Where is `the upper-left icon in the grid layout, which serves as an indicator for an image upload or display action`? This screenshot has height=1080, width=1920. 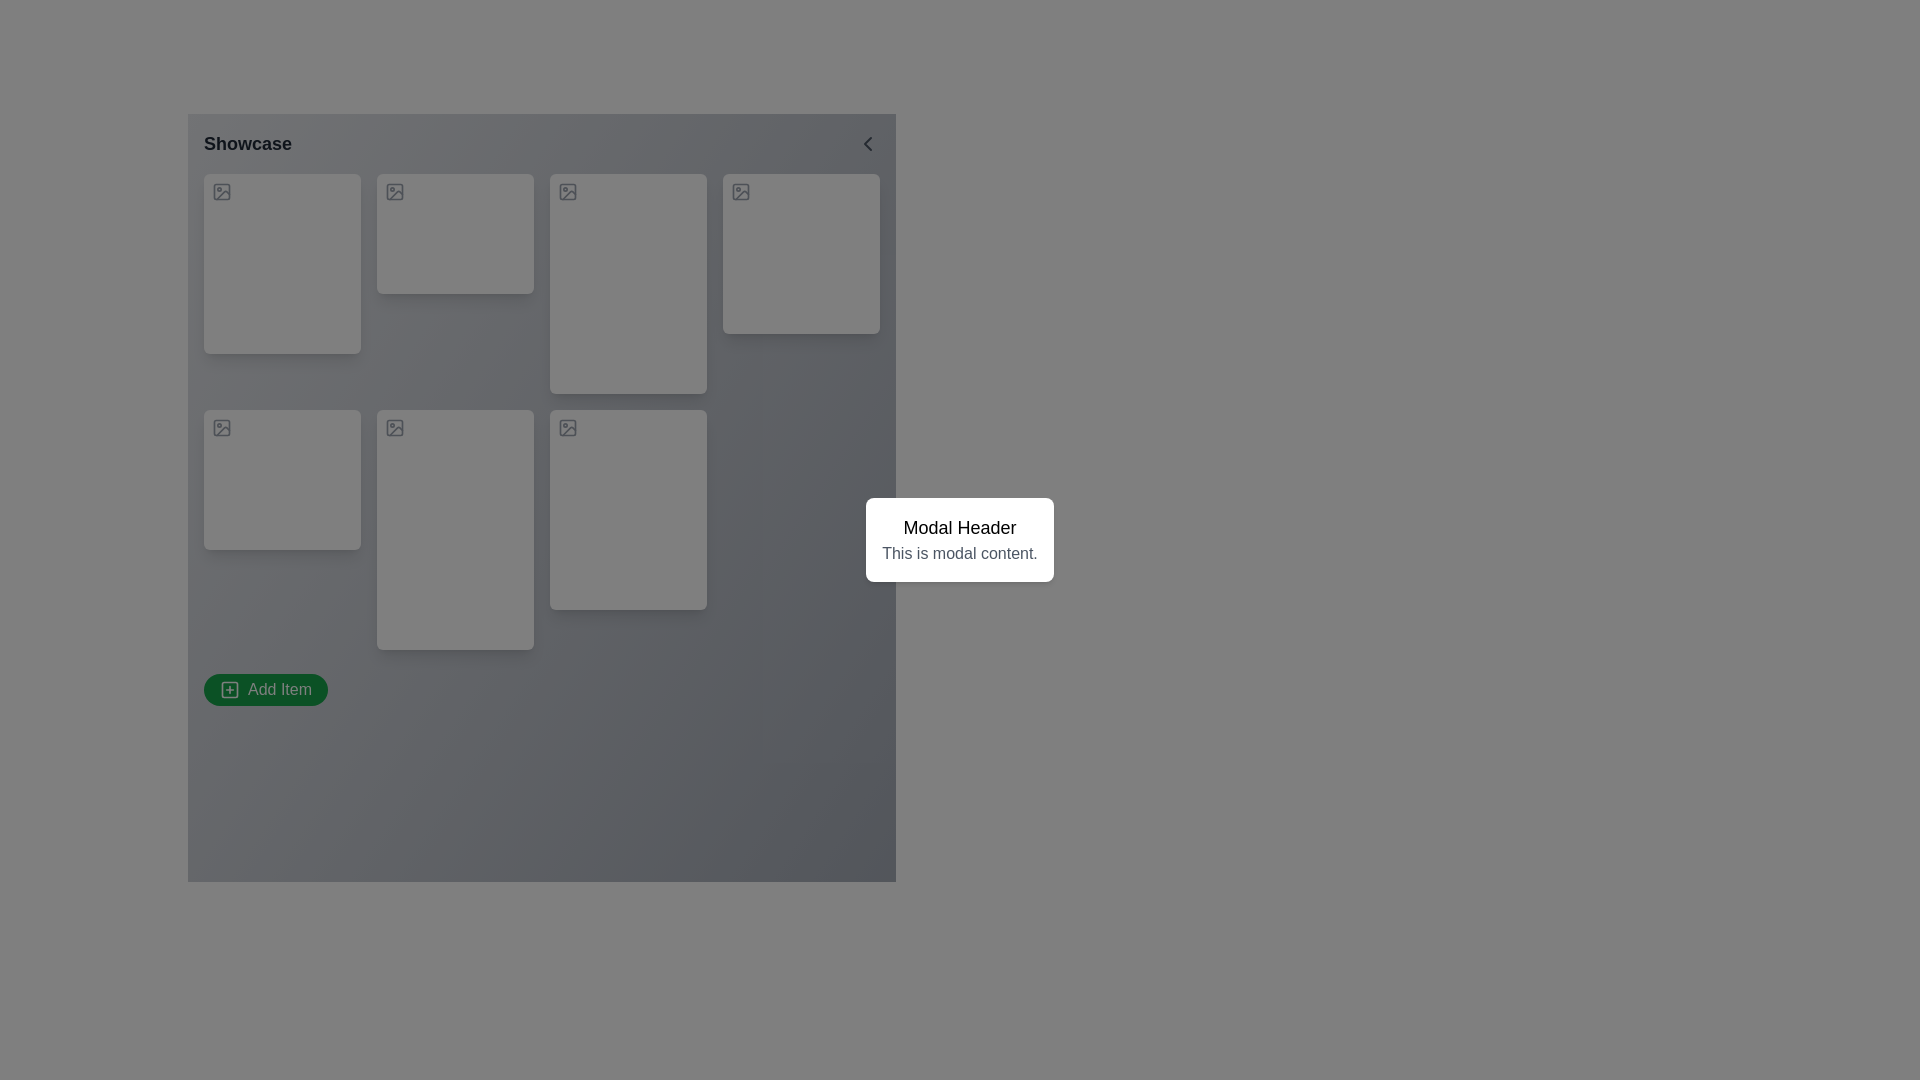 the upper-left icon in the grid layout, which serves as an indicator for an image upload or display action is located at coordinates (221, 192).